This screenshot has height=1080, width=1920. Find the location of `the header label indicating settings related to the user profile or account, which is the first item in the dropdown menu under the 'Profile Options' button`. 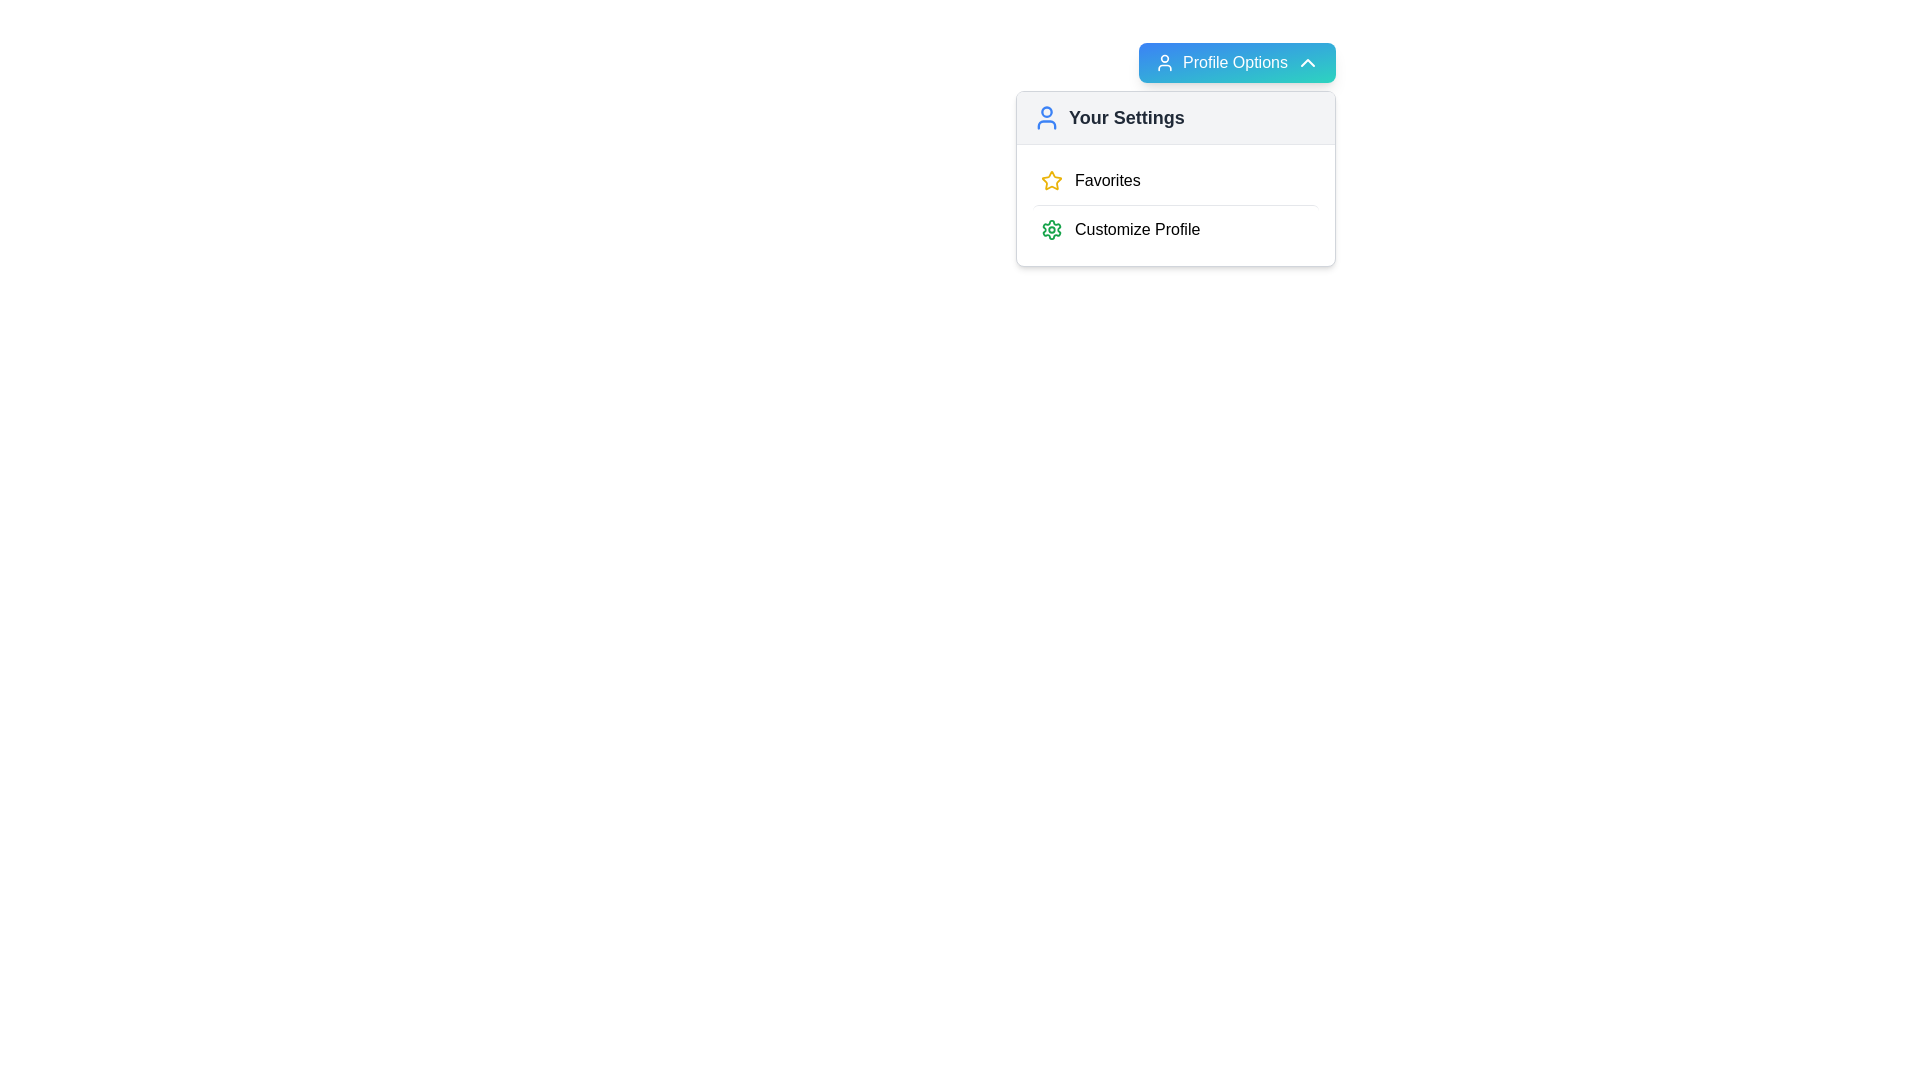

the header label indicating settings related to the user profile or account, which is the first item in the dropdown menu under the 'Profile Options' button is located at coordinates (1126, 118).